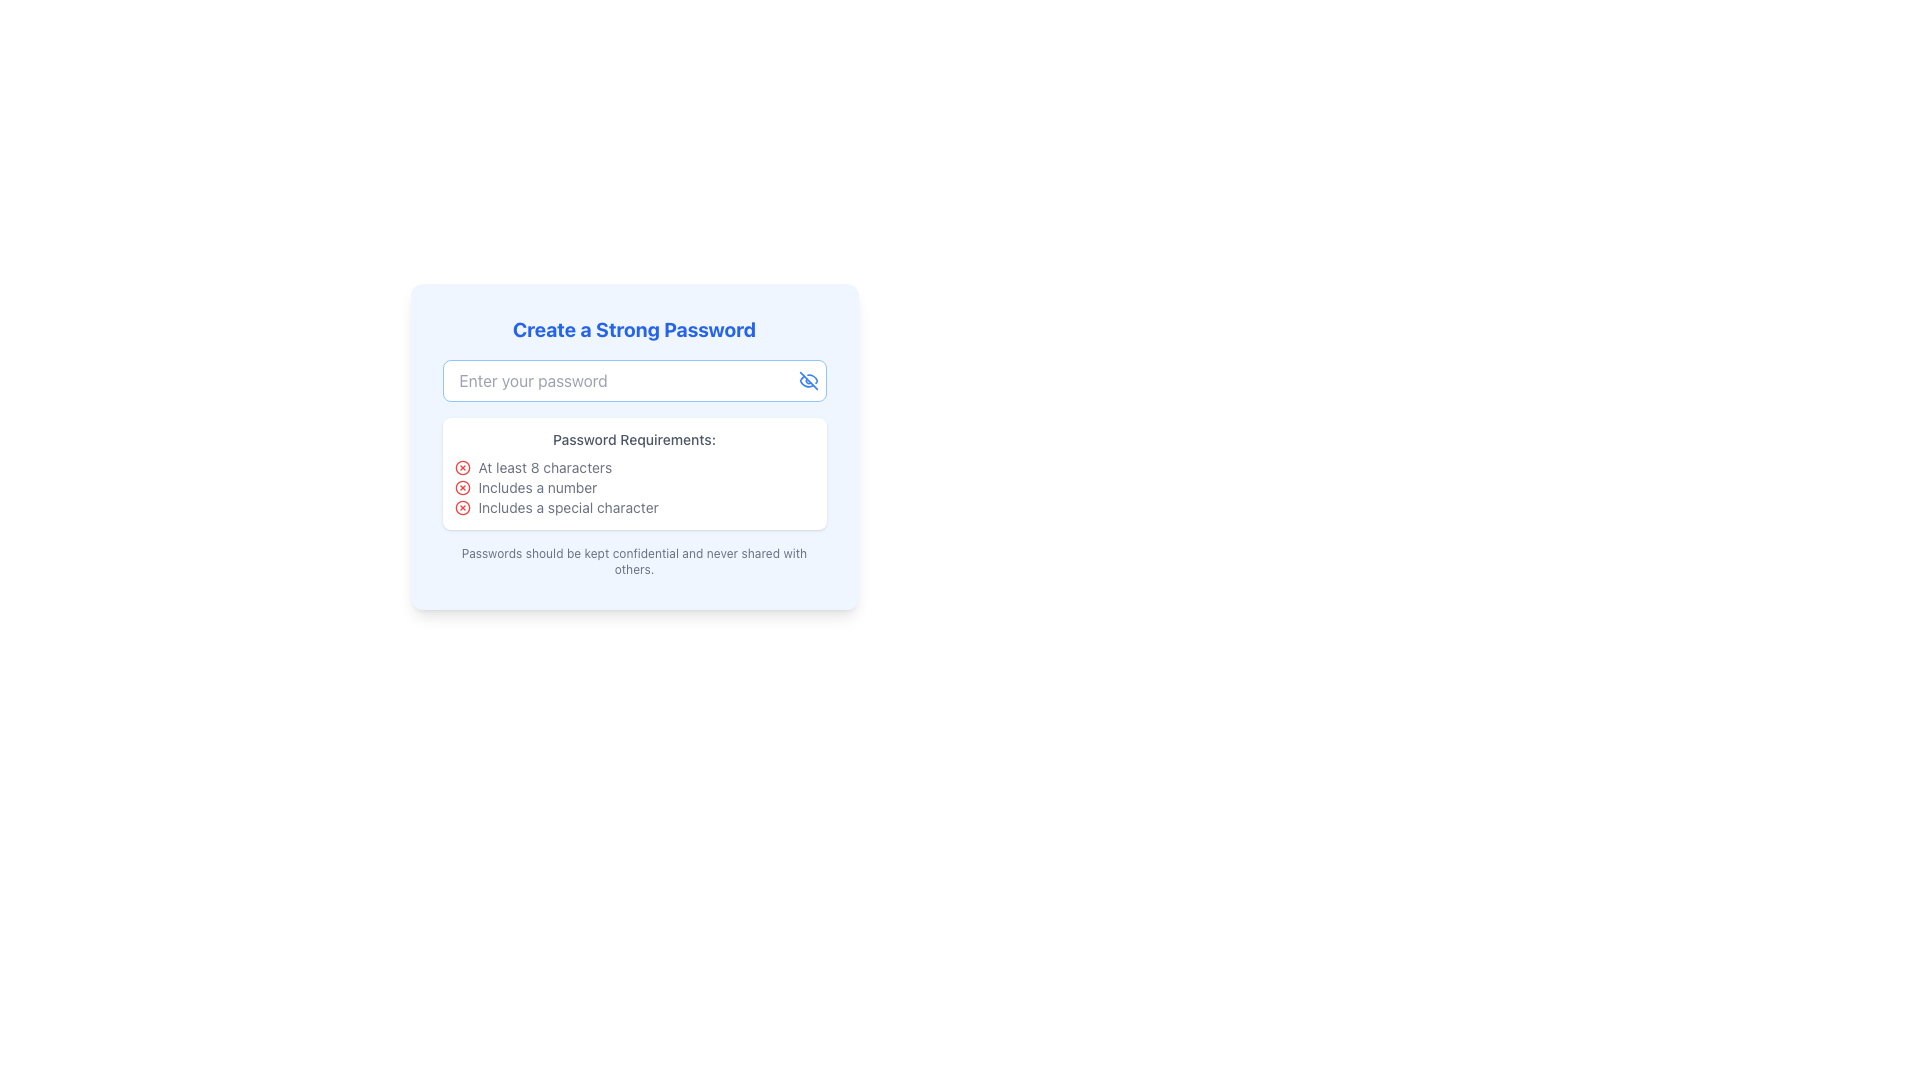 The image size is (1920, 1080). Describe the element at coordinates (537, 488) in the screenshot. I see `the static text label that indicates a specific password requirement, positioned to the right of a red icon below the password input field` at that location.